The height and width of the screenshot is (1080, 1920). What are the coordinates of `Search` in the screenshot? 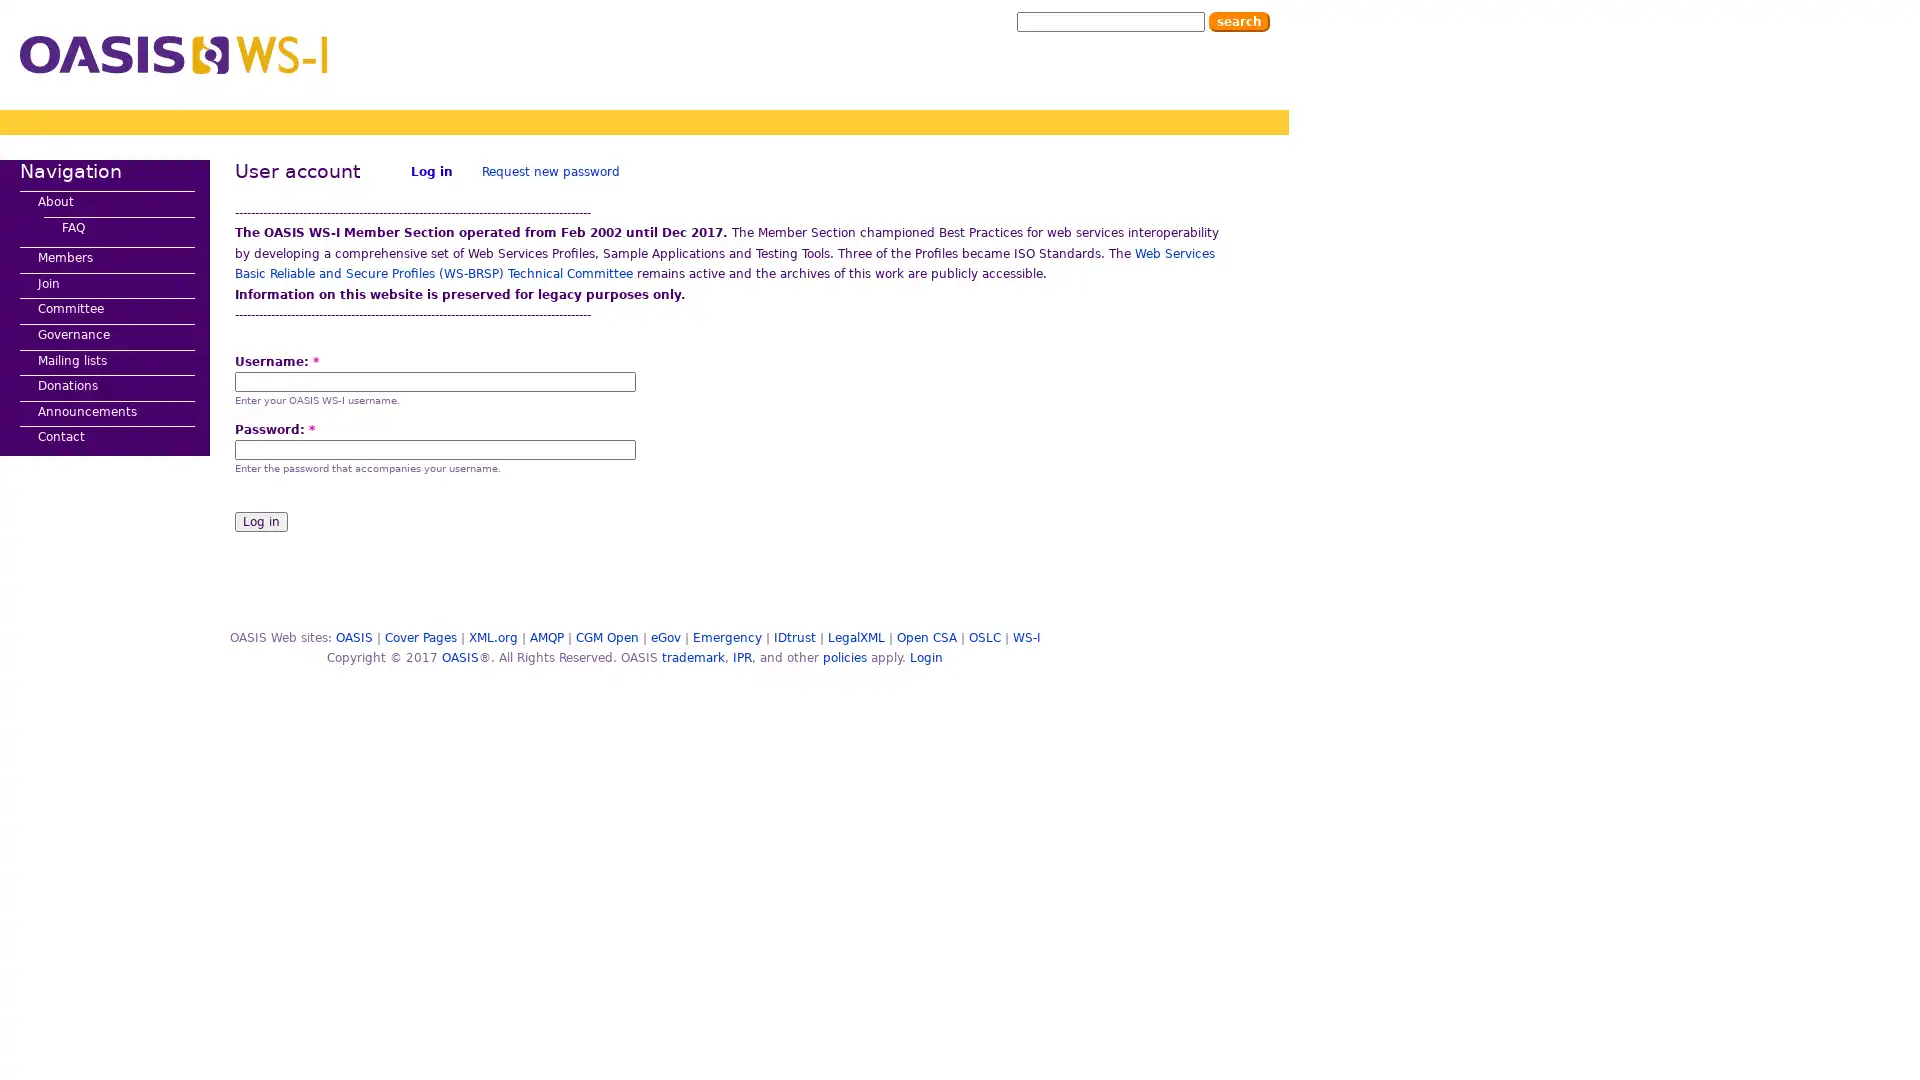 It's located at (1238, 22).